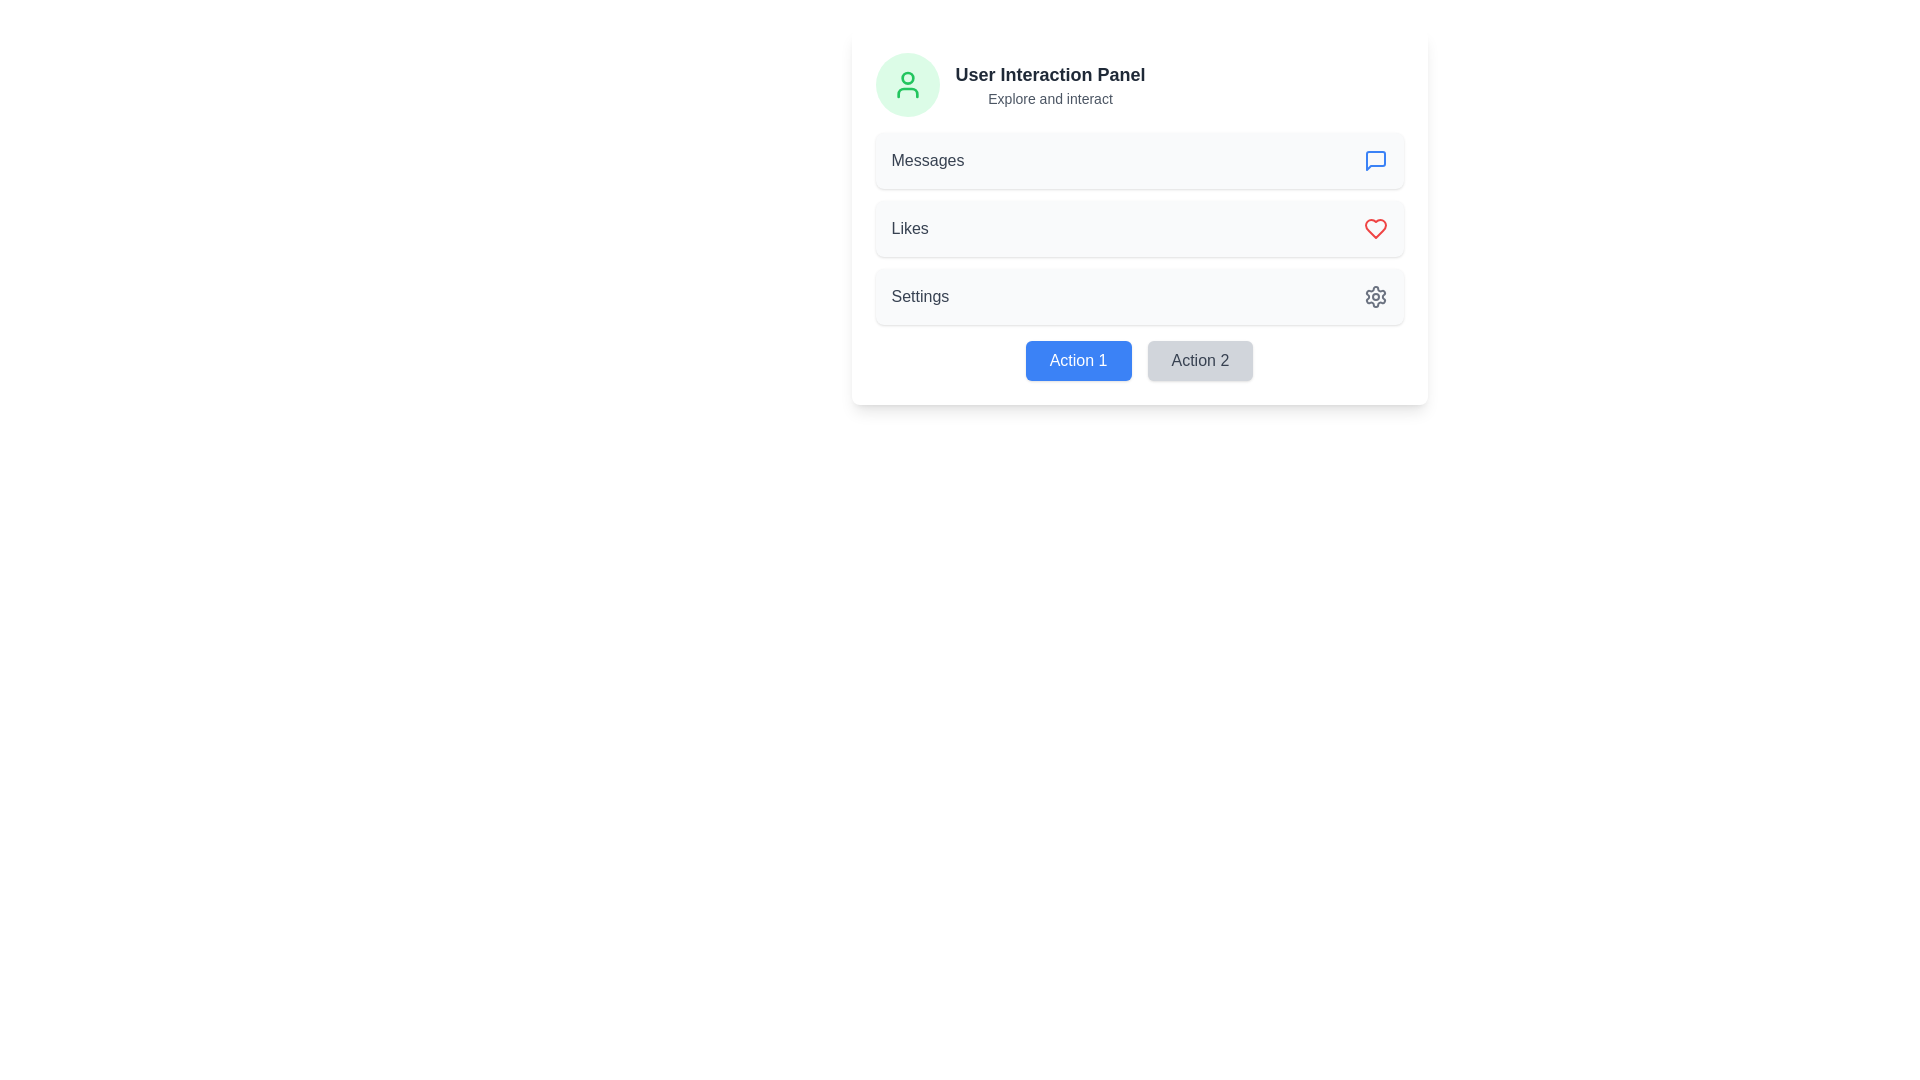 The image size is (1920, 1080). Describe the element at coordinates (926, 160) in the screenshot. I see `the 'Messages' text label which indicates the messages section in the user interface, positioned above the 'Likes' and 'Settings' options` at that location.